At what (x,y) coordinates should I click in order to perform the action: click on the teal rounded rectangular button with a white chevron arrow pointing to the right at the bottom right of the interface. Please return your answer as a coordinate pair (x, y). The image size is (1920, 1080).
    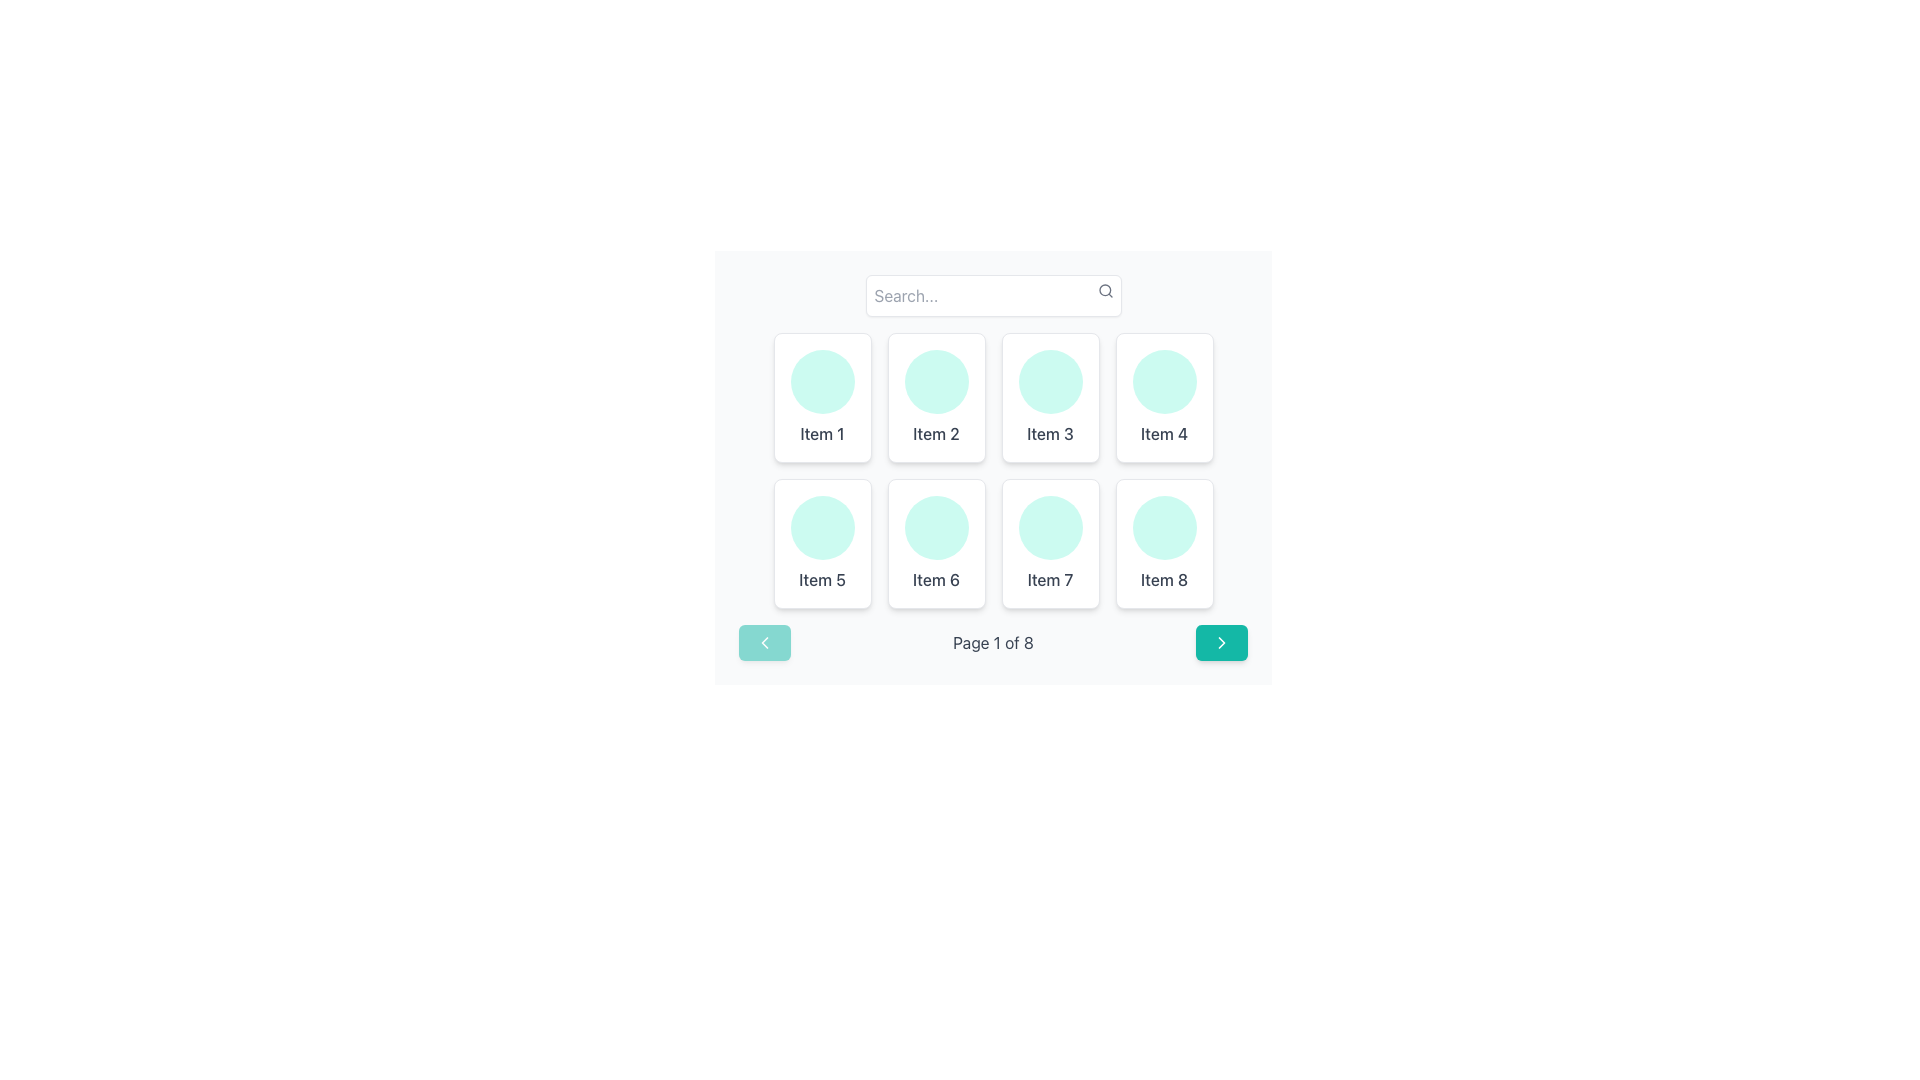
    Looking at the image, I should click on (1221, 643).